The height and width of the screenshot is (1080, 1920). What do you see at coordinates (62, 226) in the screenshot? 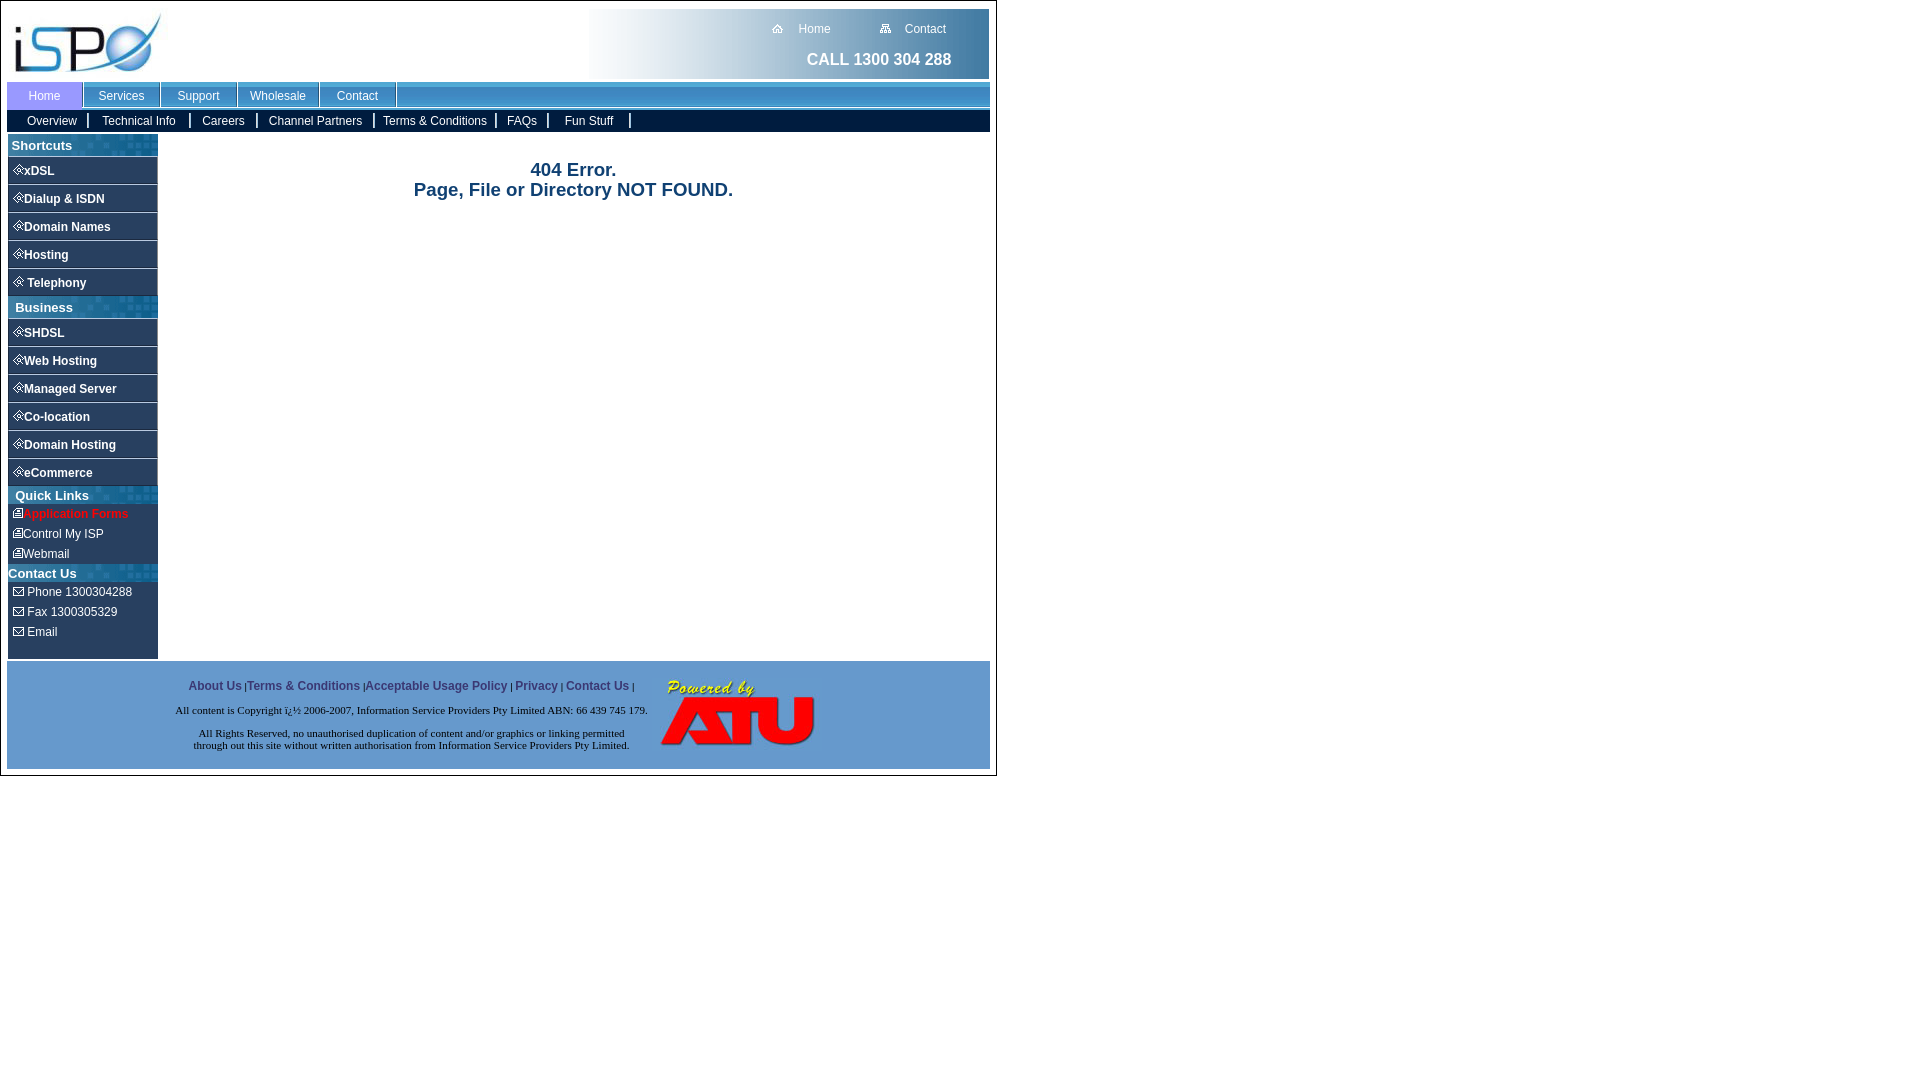
I see `'Domain Names'` at bounding box center [62, 226].